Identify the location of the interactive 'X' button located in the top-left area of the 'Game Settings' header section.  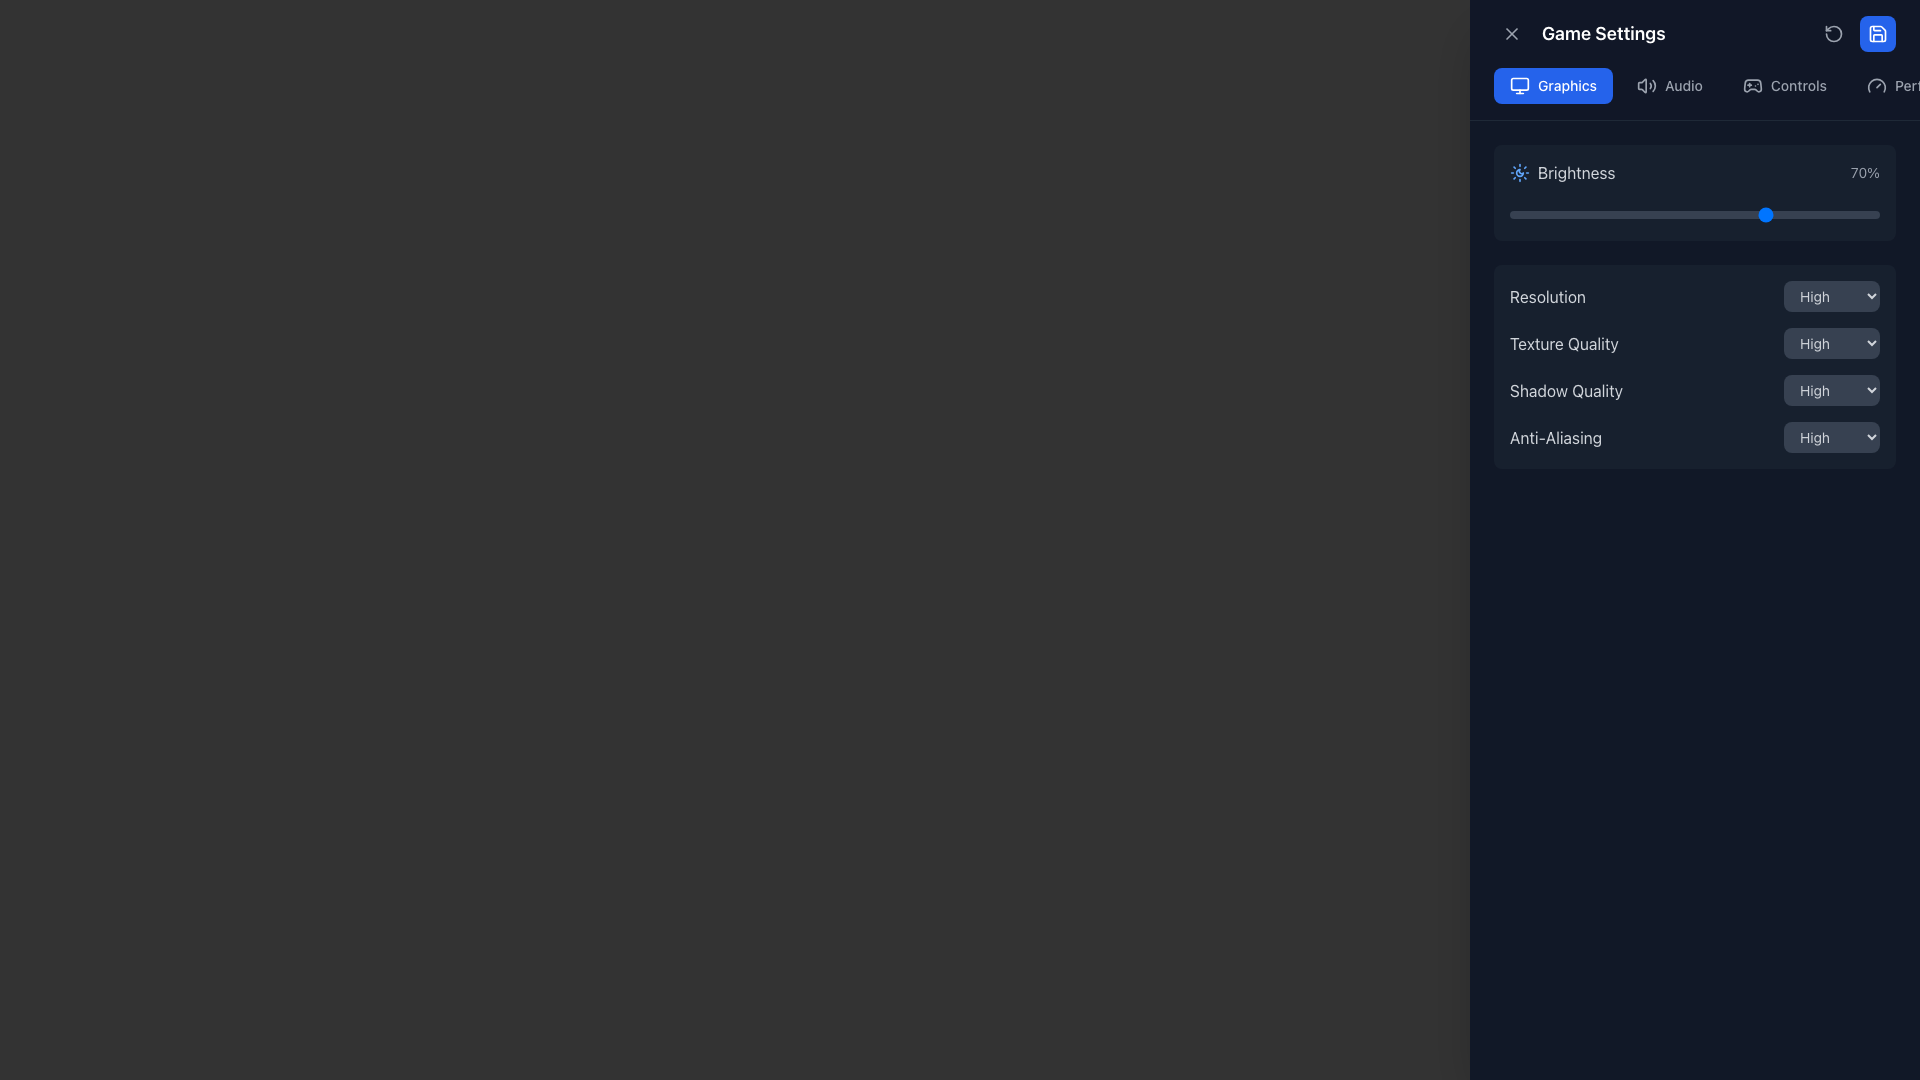
(1512, 34).